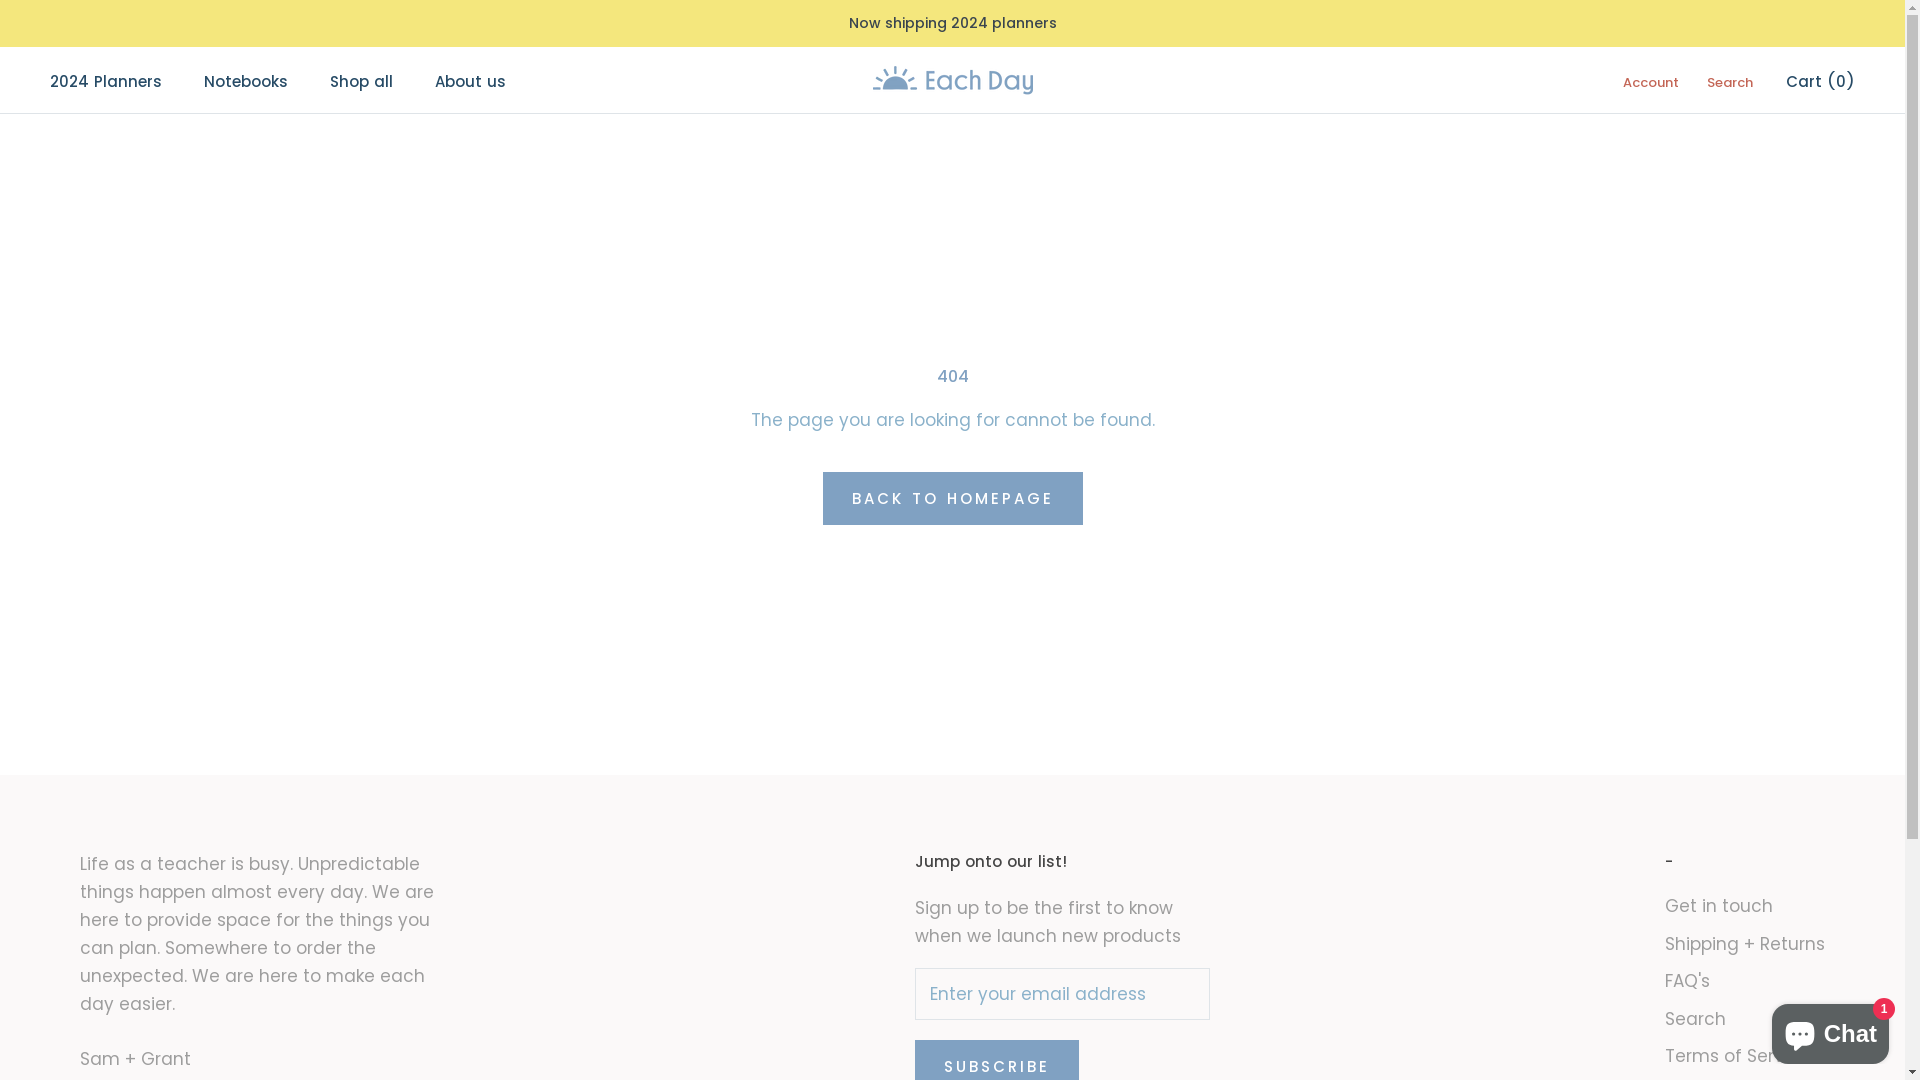 Image resolution: width=1920 pixels, height=1080 pixels. Describe the element at coordinates (1744, 945) in the screenshot. I see `'Shipping + Returns'` at that location.